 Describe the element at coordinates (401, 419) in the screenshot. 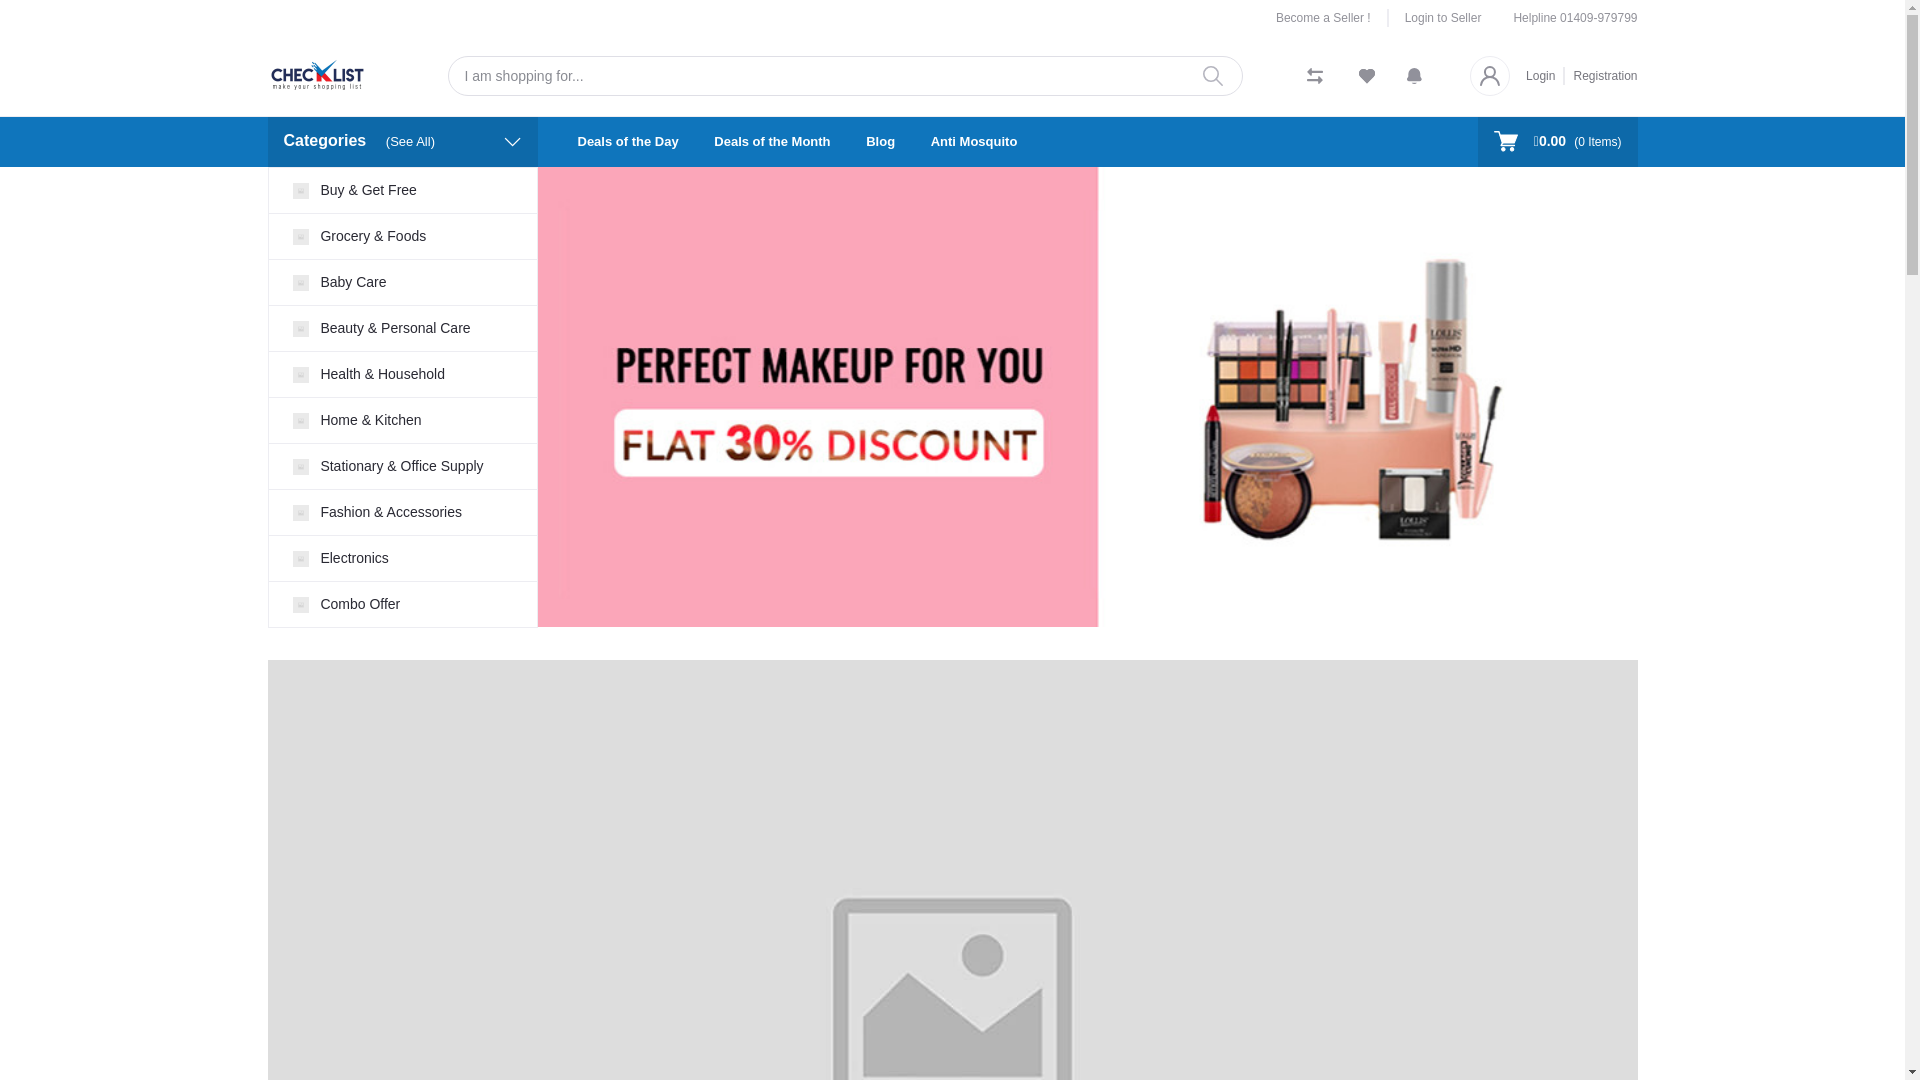

I see `'Home & Kitchen'` at that location.